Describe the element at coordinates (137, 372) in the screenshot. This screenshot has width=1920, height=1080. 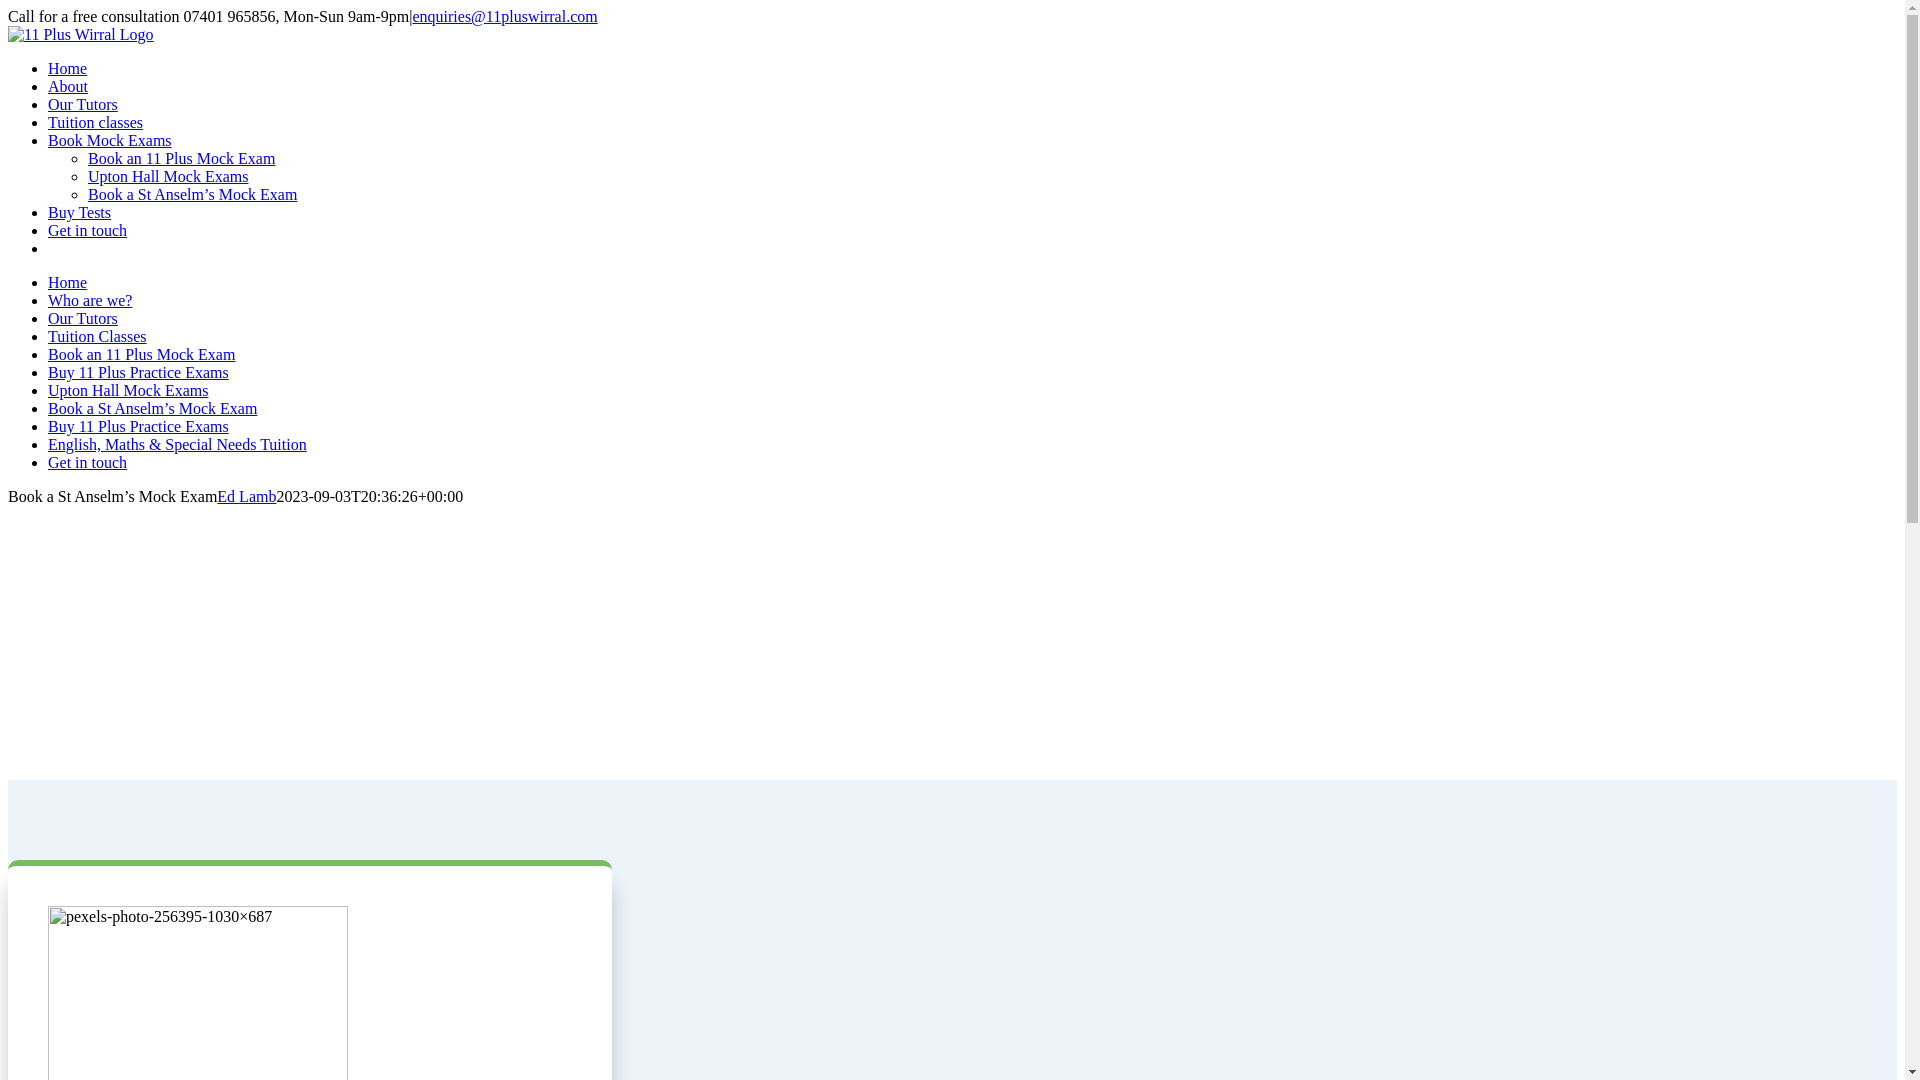
I see `'Buy 11 Plus Practice Exams'` at that location.